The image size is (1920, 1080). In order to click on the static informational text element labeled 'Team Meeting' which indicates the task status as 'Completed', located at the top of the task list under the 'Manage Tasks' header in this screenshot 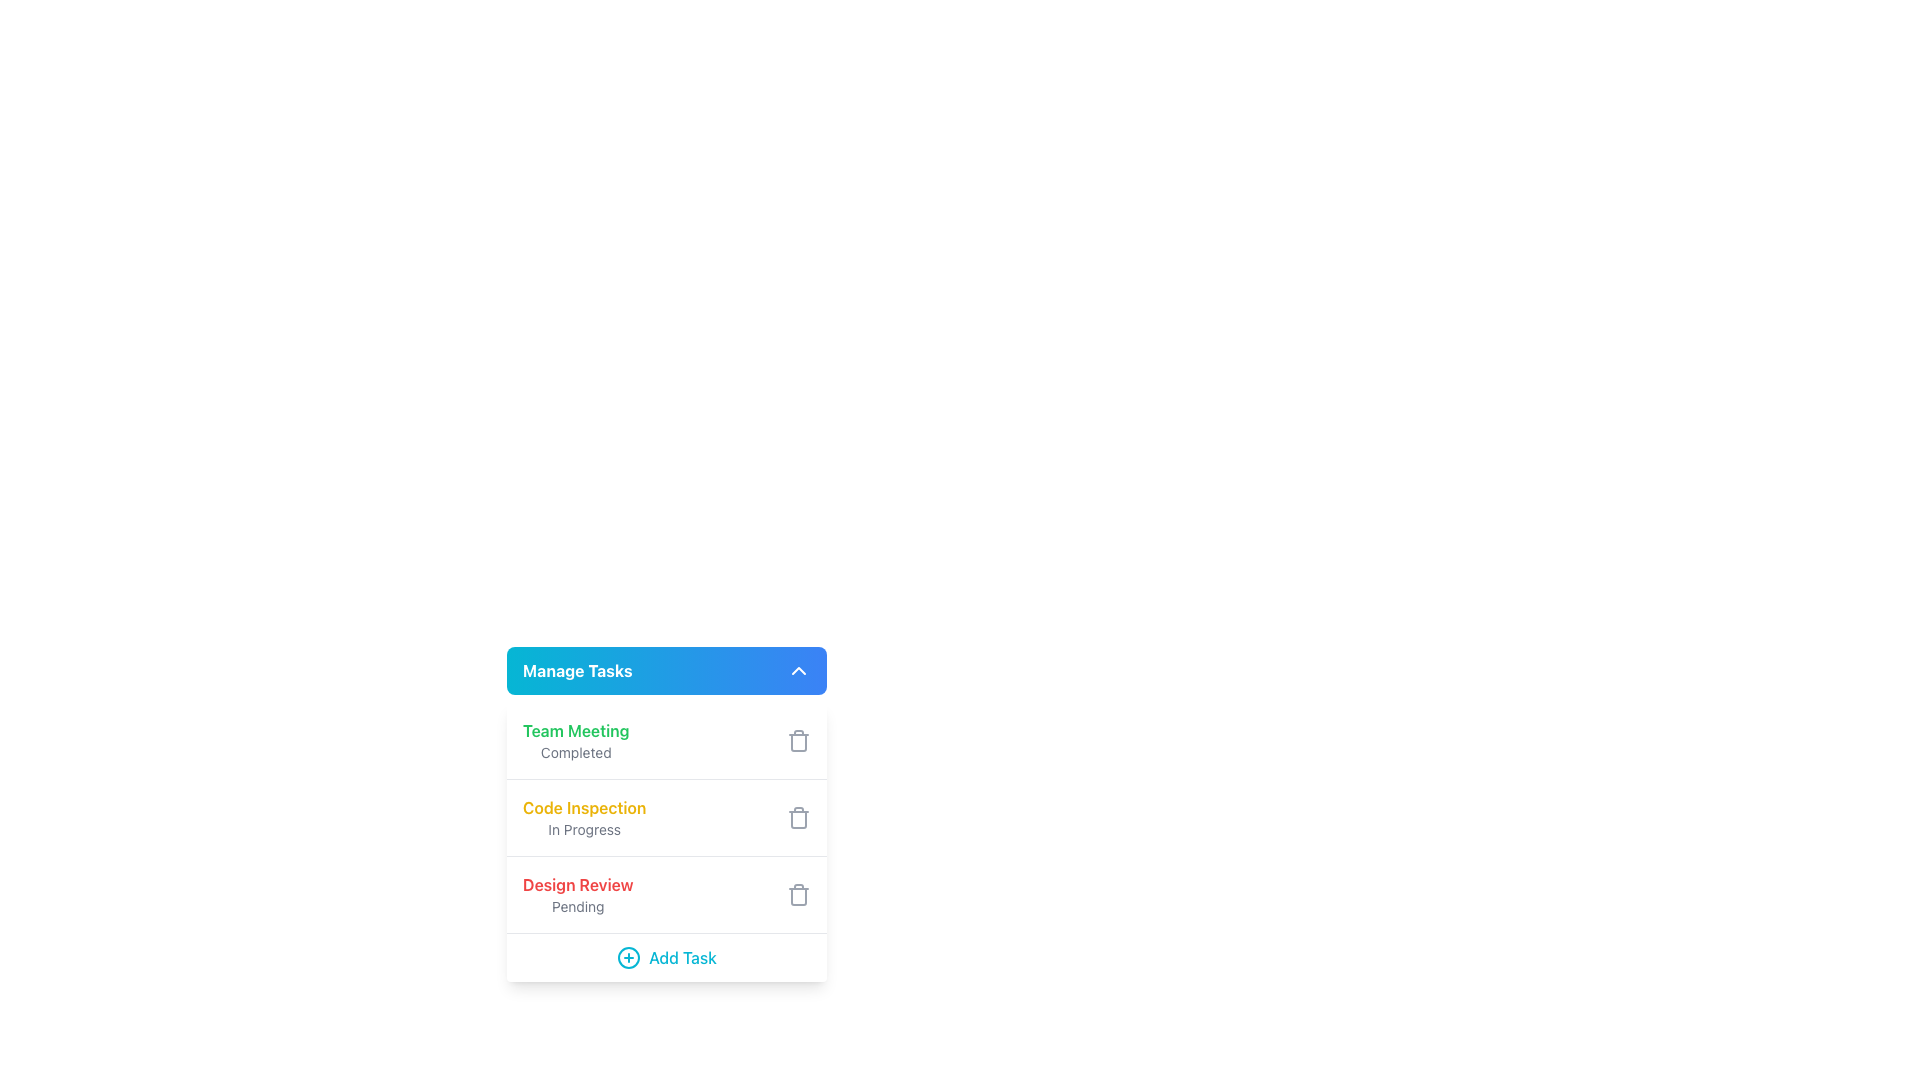, I will do `click(575, 740)`.